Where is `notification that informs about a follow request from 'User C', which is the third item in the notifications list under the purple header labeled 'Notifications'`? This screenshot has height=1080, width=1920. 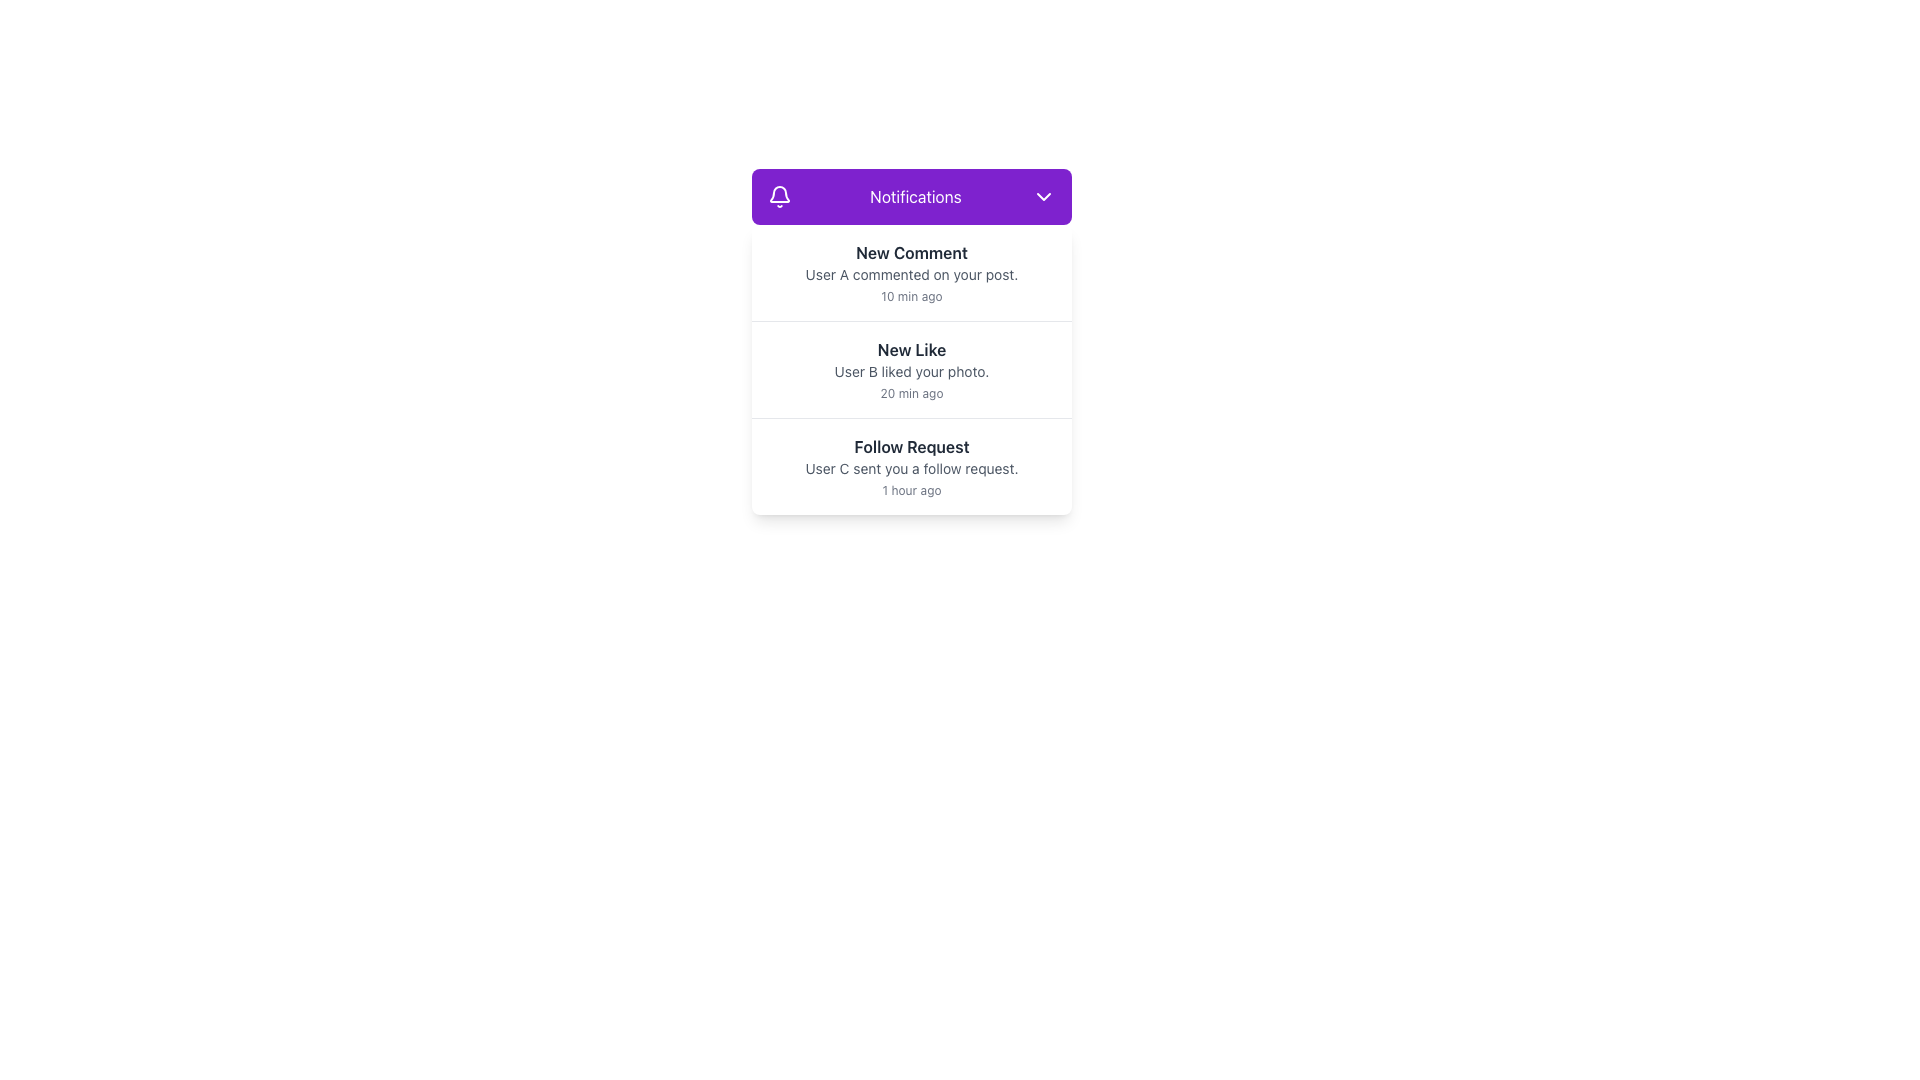 notification that informs about a follow request from 'User C', which is the third item in the notifications list under the purple header labeled 'Notifications' is located at coordinates (911, 466).